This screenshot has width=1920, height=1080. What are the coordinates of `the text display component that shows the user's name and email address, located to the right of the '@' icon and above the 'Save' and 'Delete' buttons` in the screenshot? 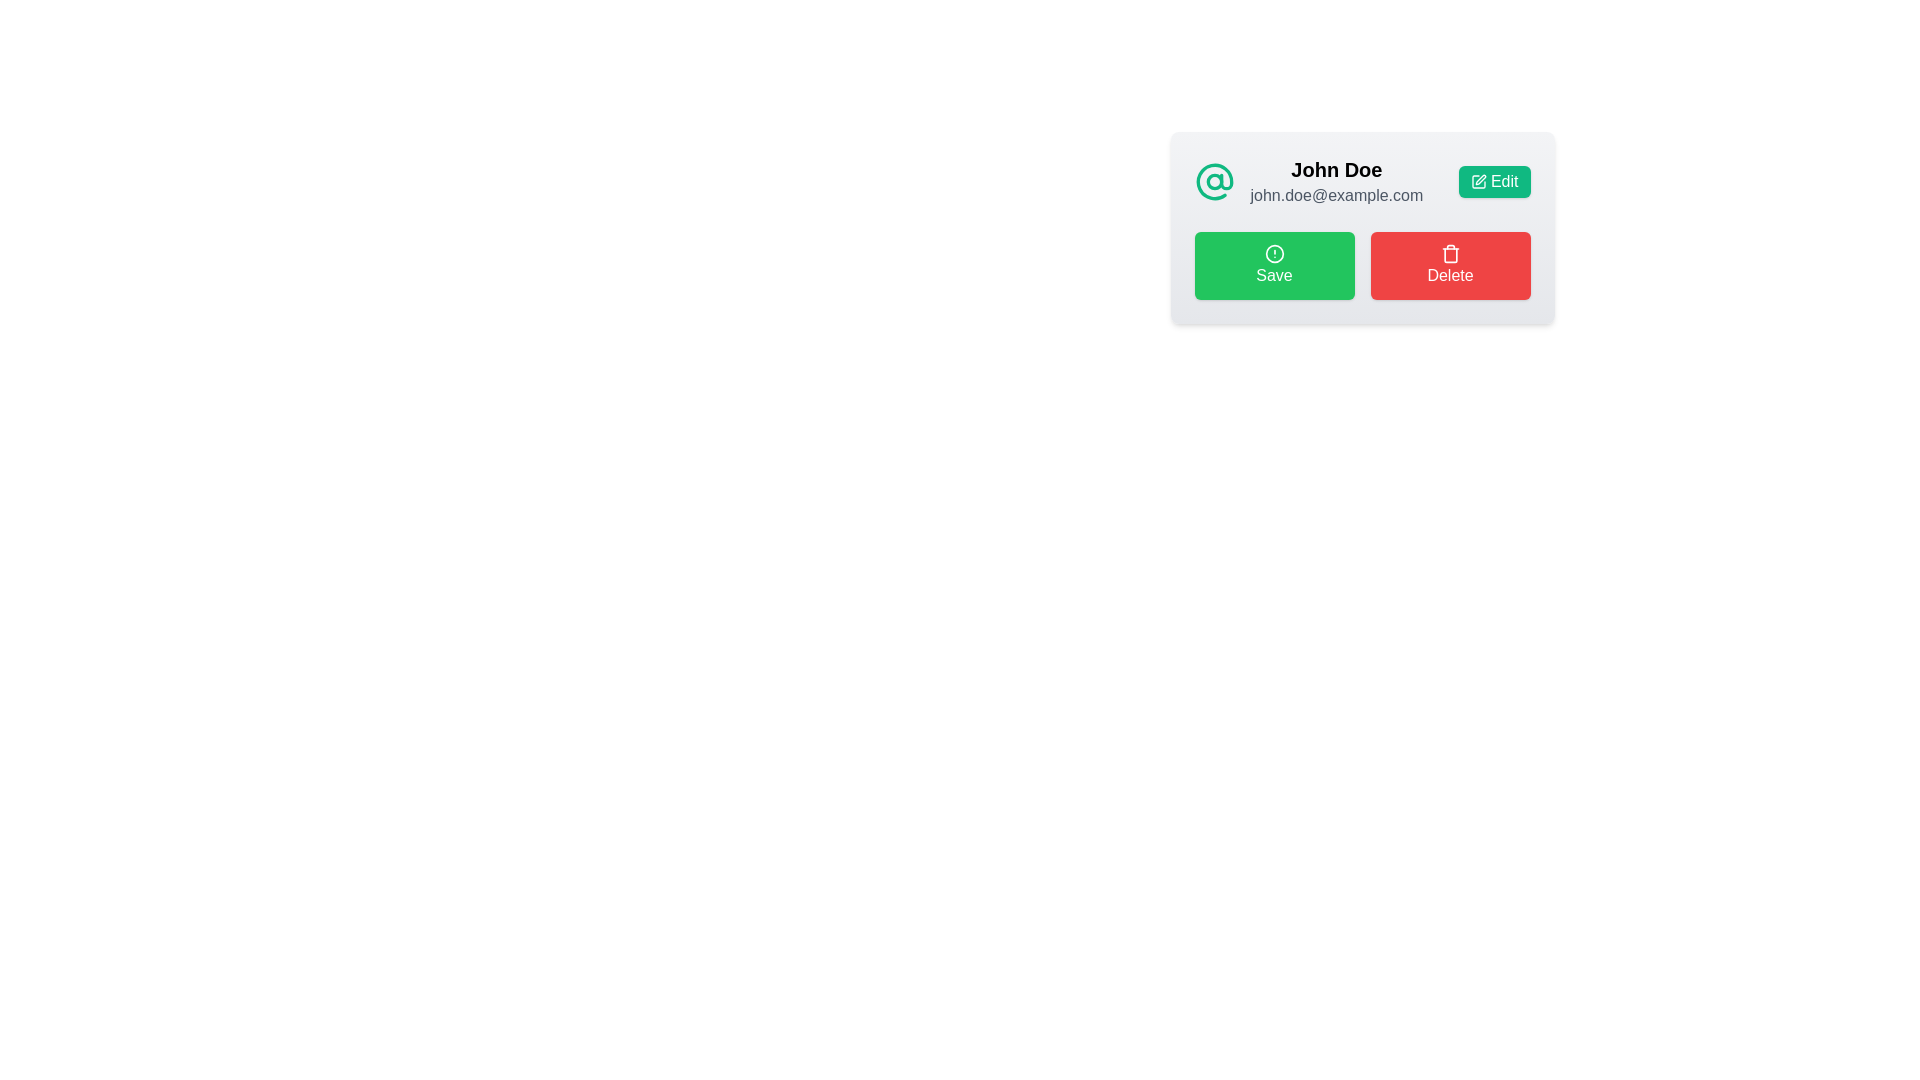 It's located at (1336, 181).